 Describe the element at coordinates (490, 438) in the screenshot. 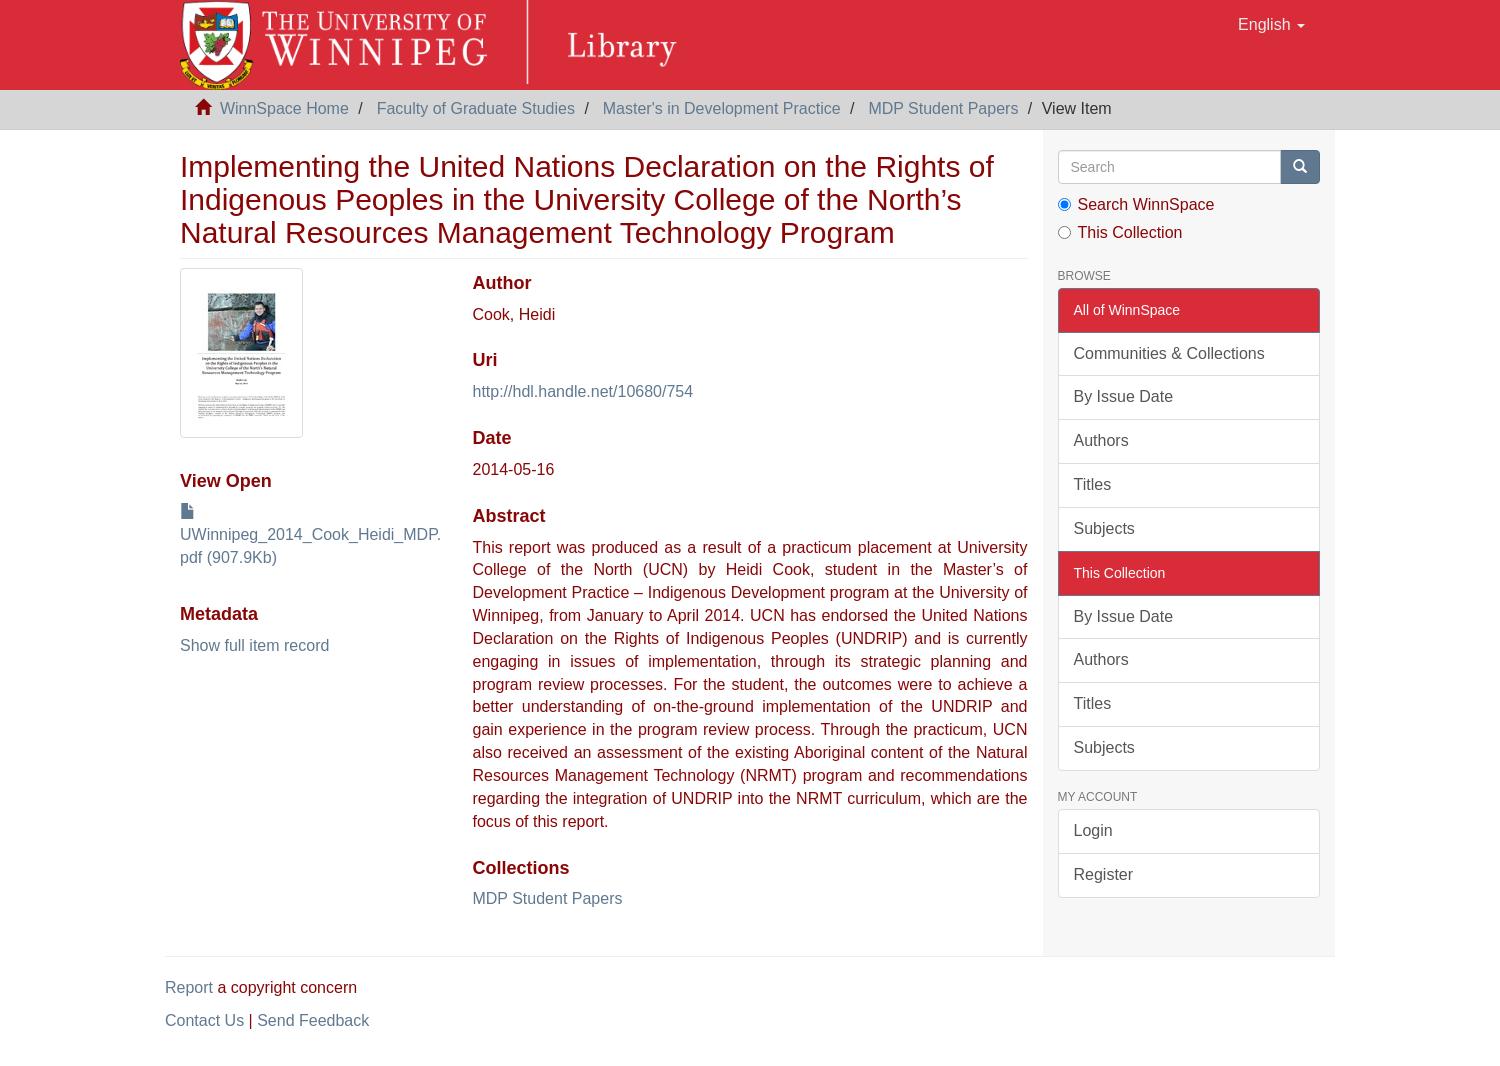

I see `'Date'` at that location.